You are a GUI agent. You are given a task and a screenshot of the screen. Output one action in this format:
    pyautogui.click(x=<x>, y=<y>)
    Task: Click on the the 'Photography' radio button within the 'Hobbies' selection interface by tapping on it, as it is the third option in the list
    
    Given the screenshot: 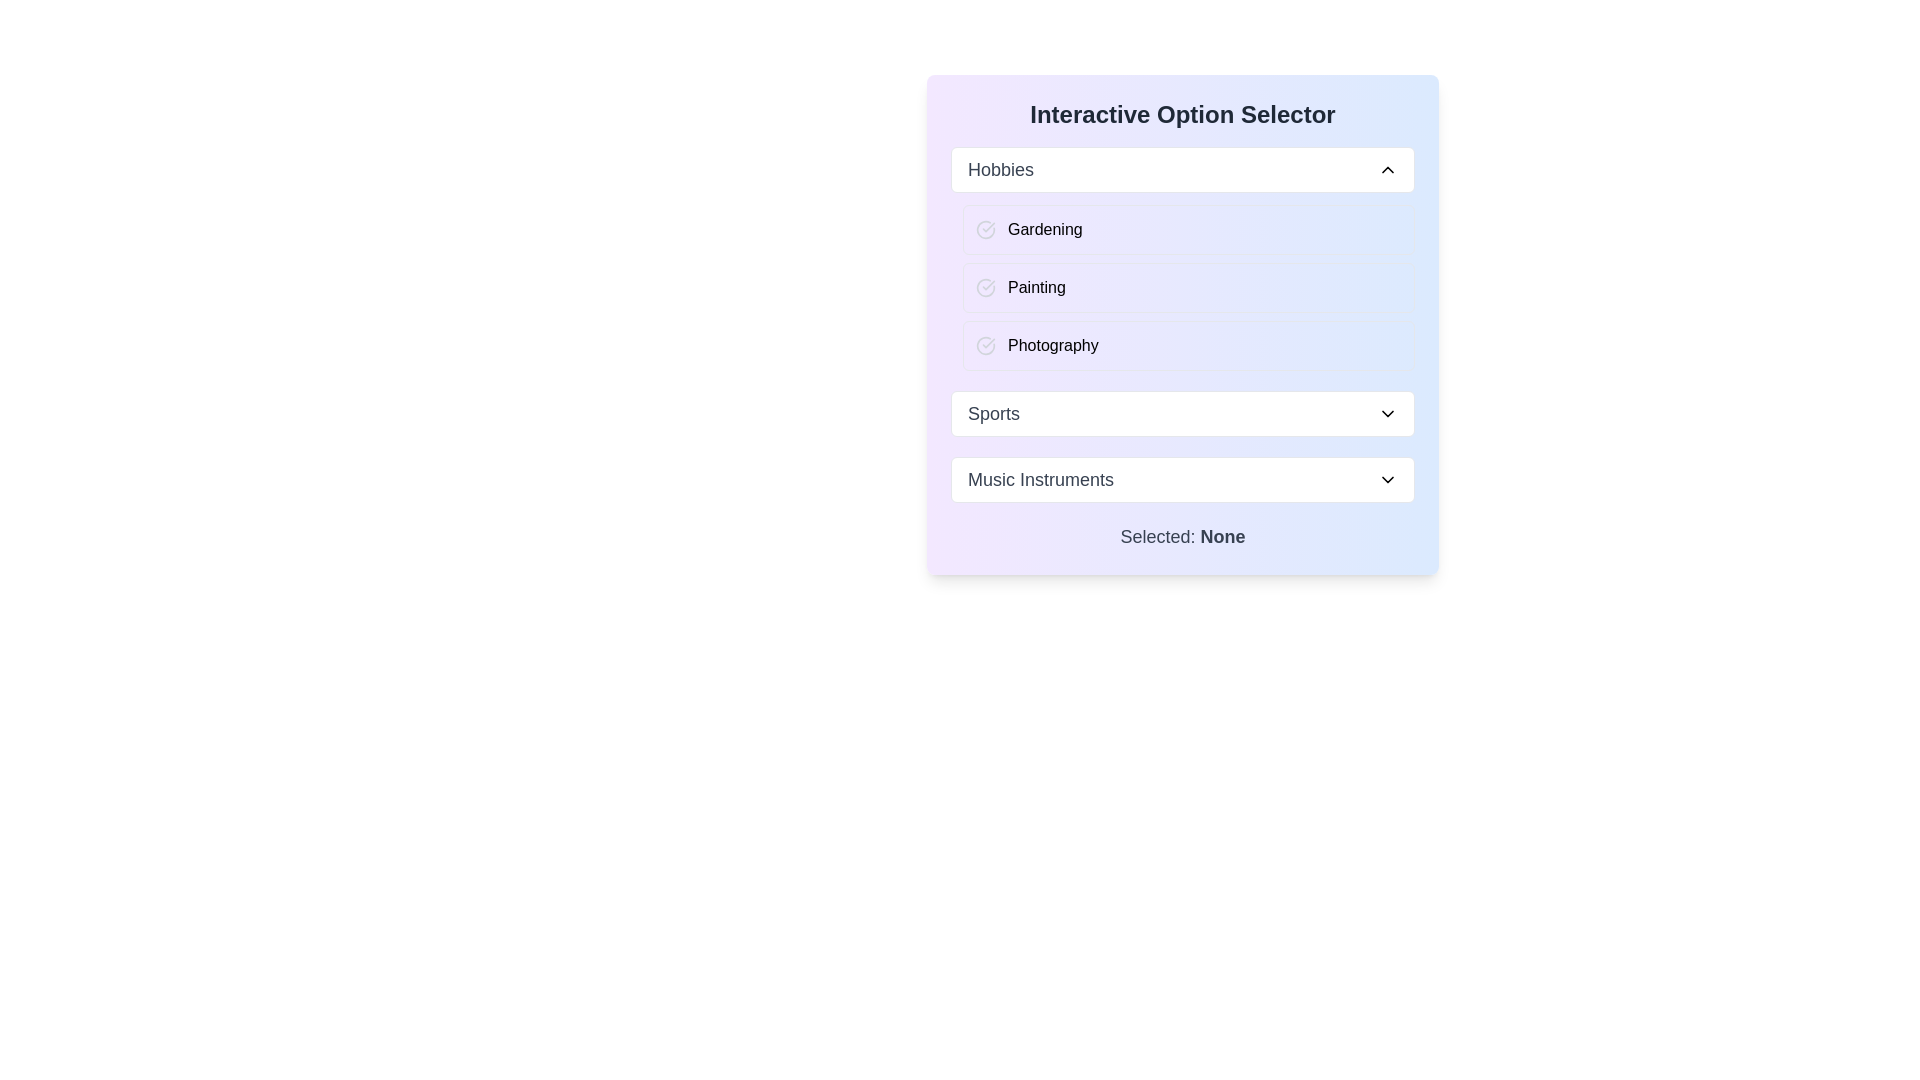 What is the action you would take?
    pyautogui.click(x=1182, y=345)
    